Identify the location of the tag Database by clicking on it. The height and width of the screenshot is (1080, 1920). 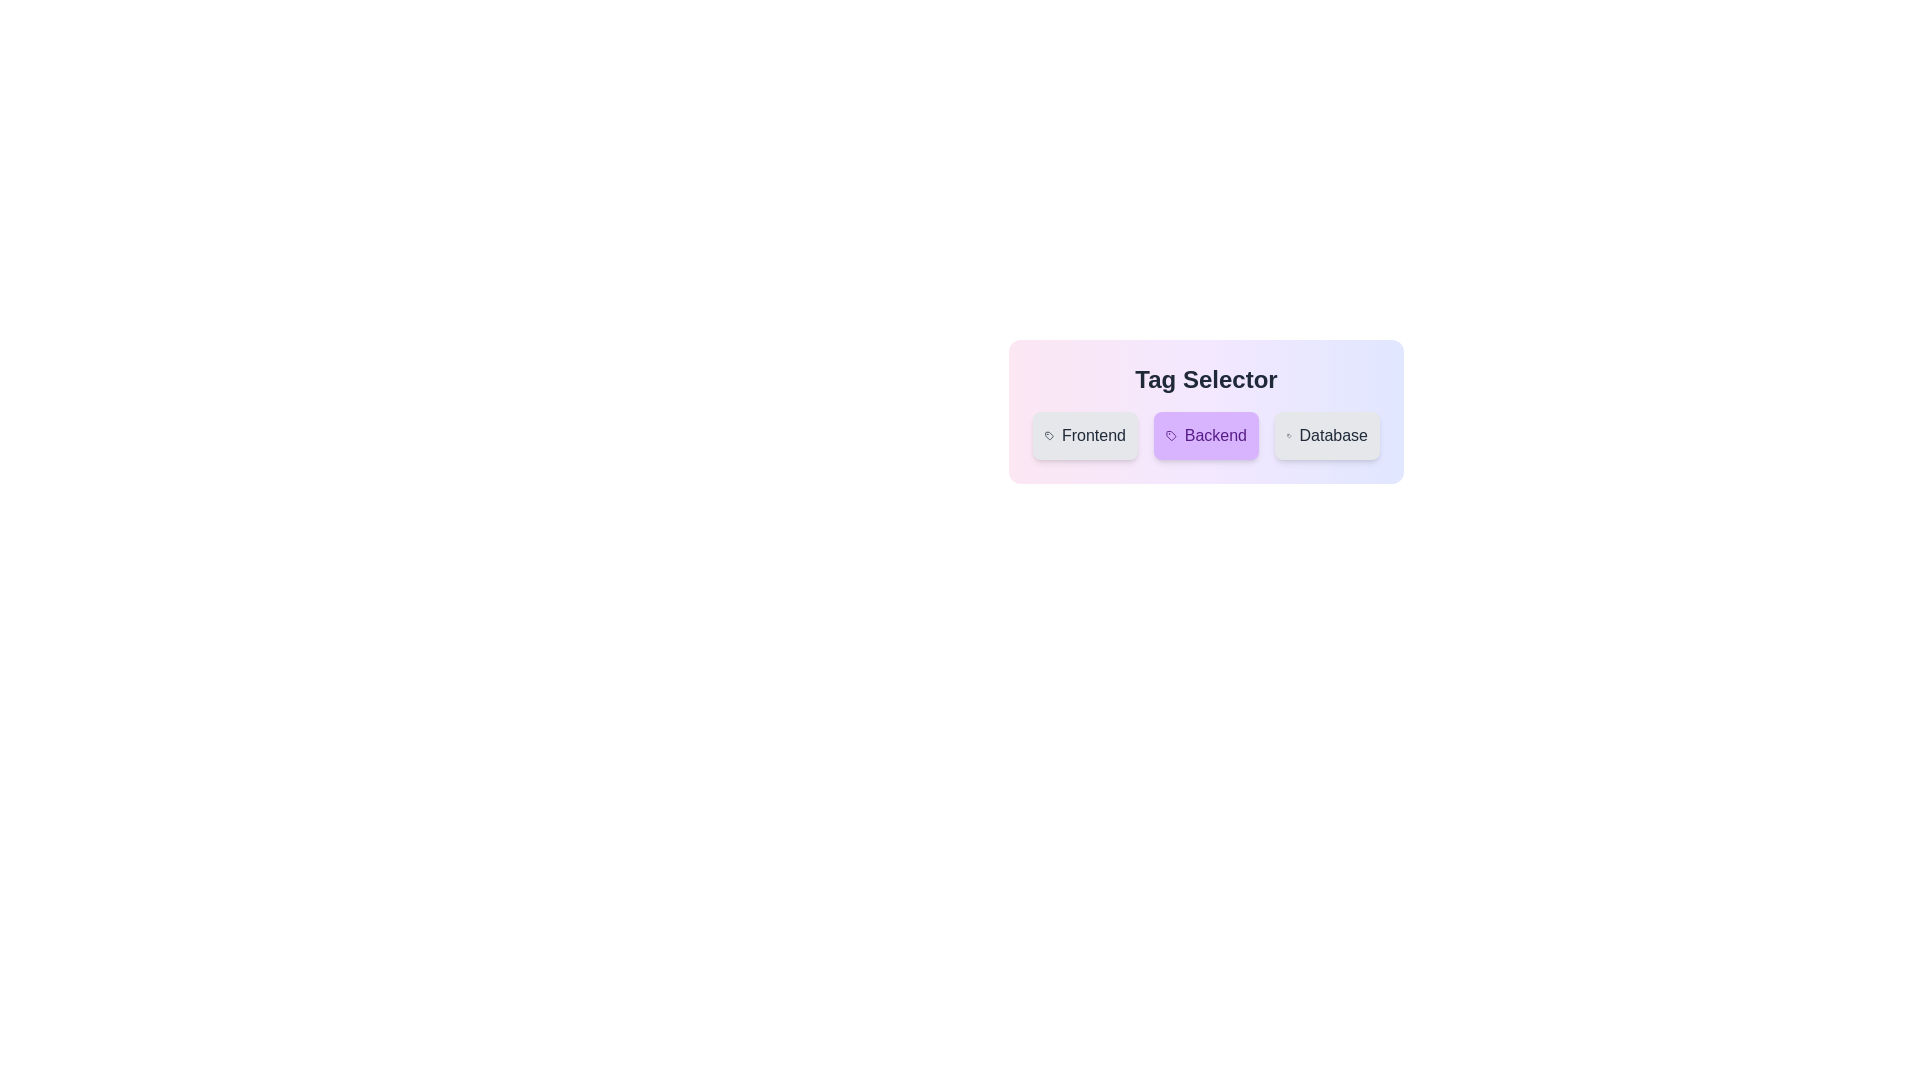
(1327, 434).